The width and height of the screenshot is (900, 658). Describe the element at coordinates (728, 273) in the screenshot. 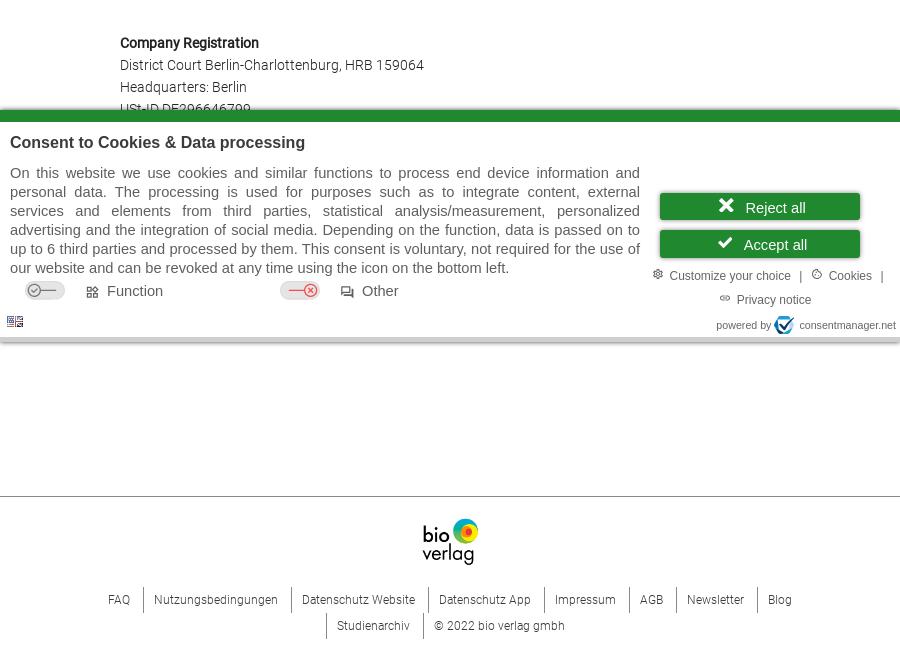

I see `'Customize your choice'` at that location.